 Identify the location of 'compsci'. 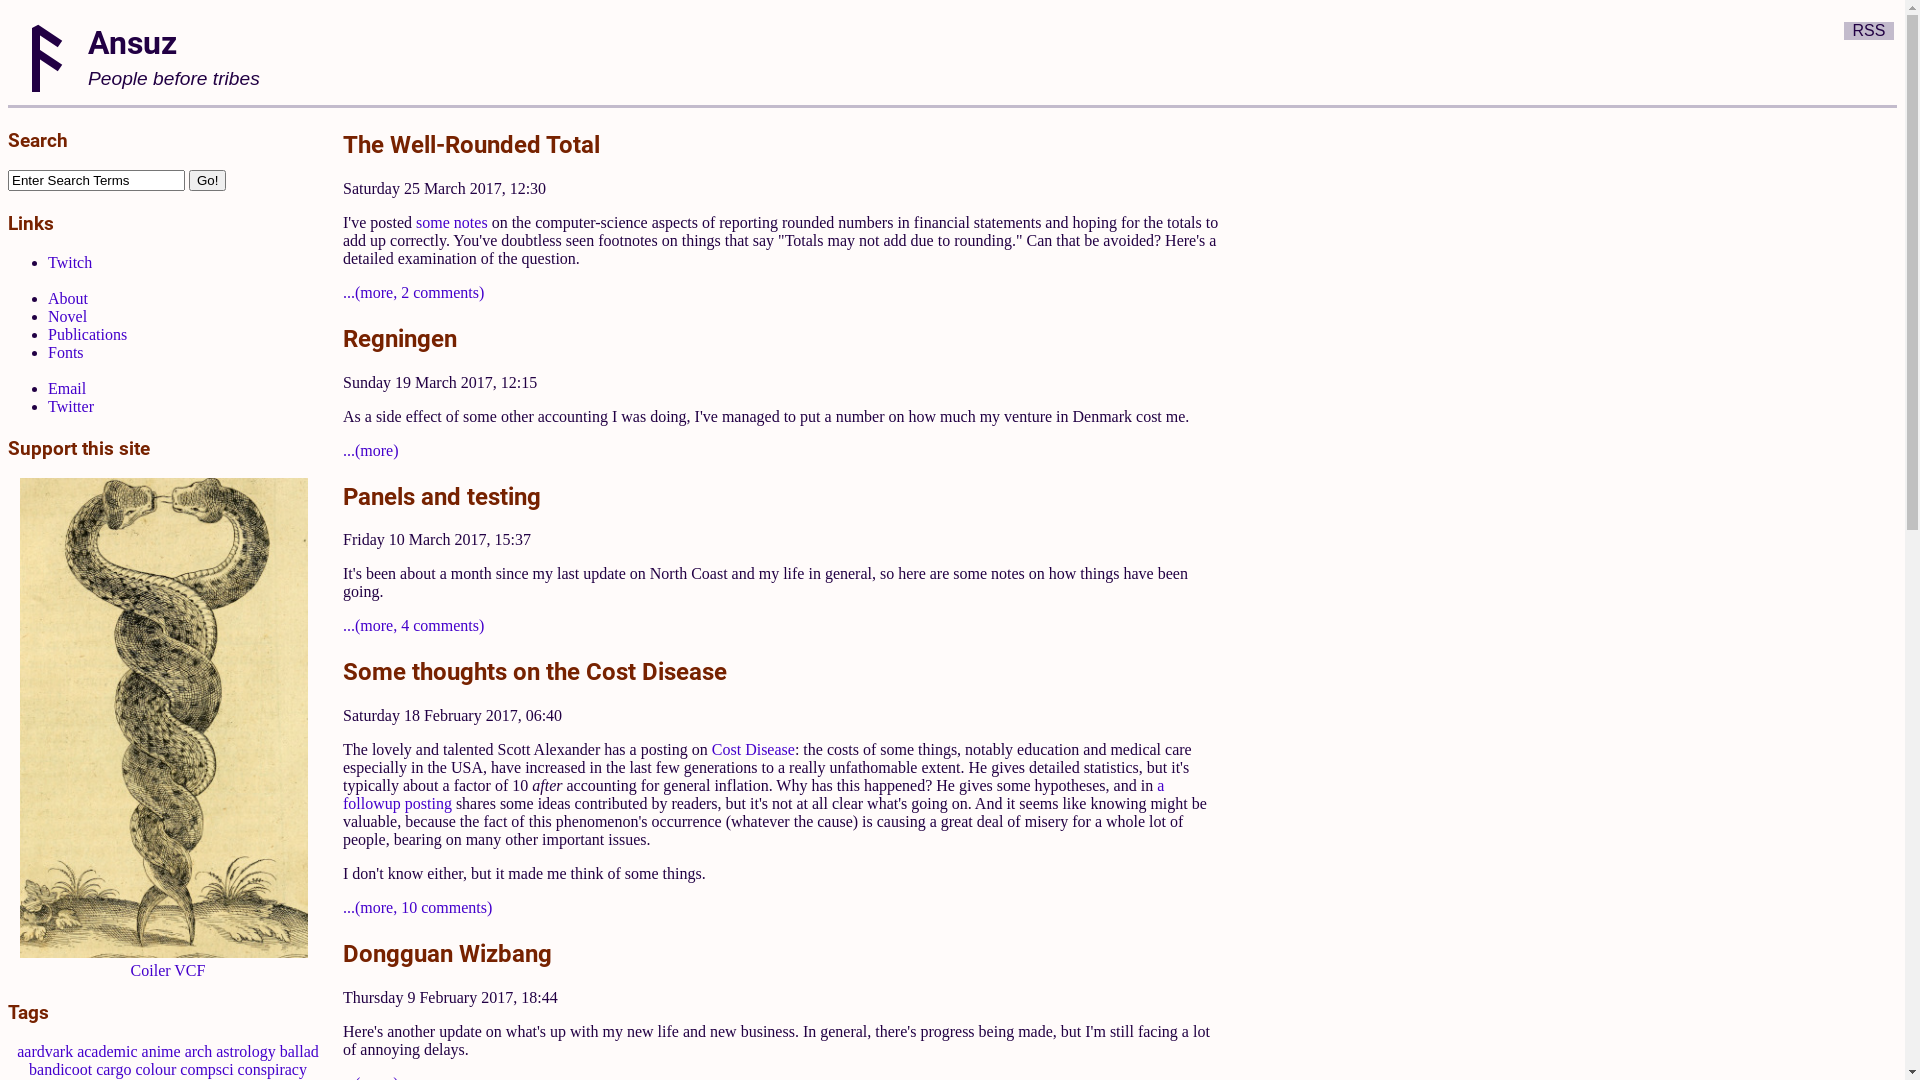
(206, 1068).